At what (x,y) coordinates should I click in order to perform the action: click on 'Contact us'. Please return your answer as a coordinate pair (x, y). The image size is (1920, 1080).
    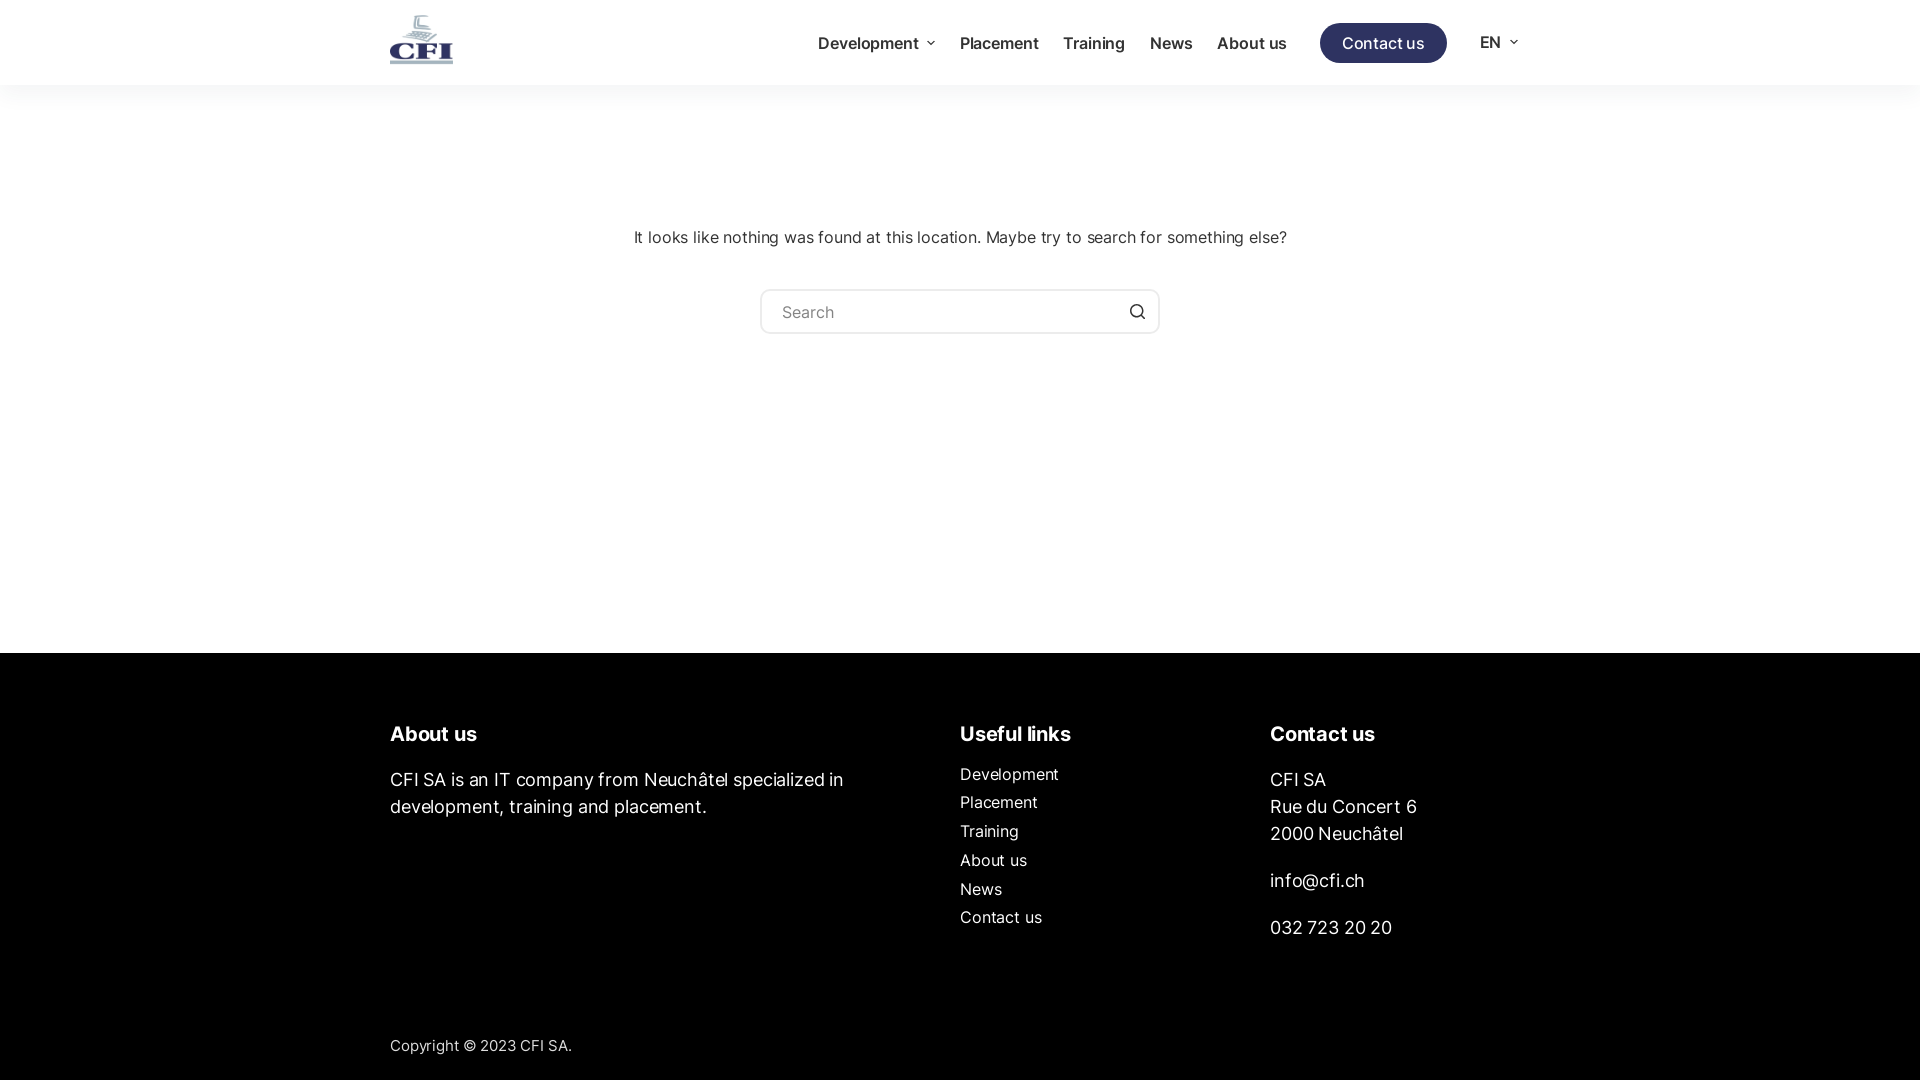
    Looking at the image, I should click on (1382, 42).